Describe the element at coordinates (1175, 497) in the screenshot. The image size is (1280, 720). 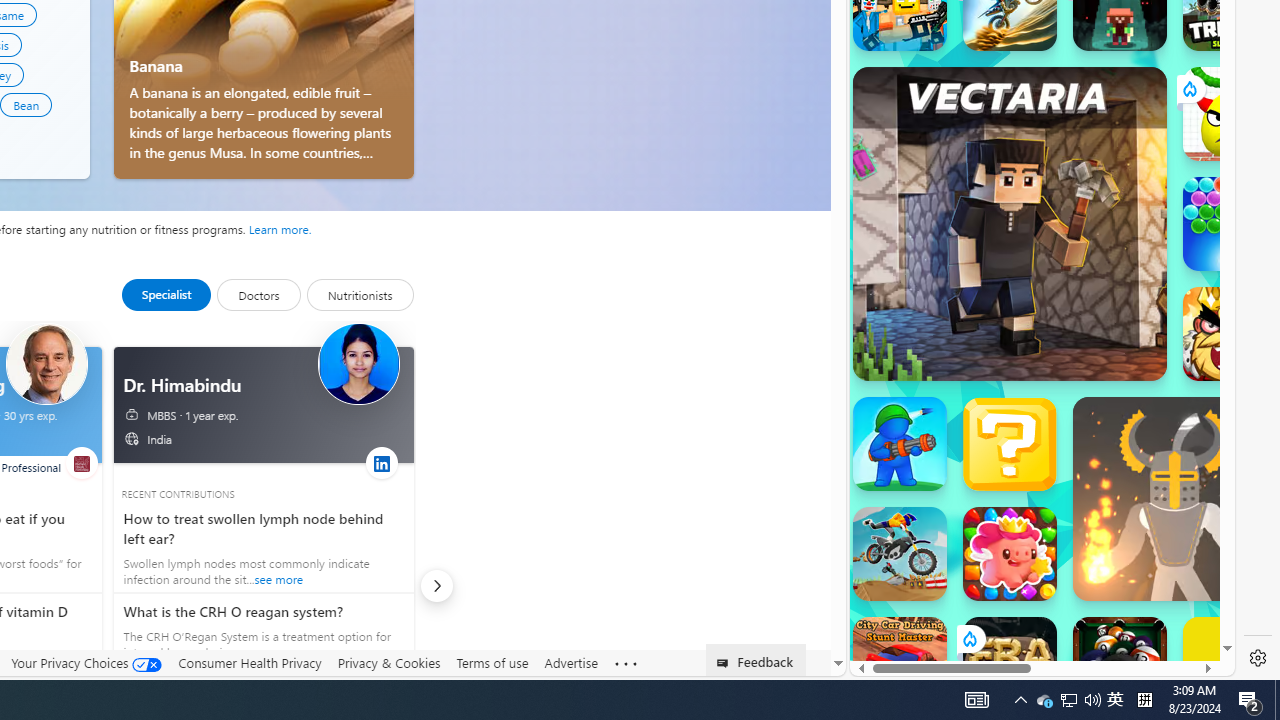
I see `'Ragdoll Hit Ragdoll Hit'` at that location.